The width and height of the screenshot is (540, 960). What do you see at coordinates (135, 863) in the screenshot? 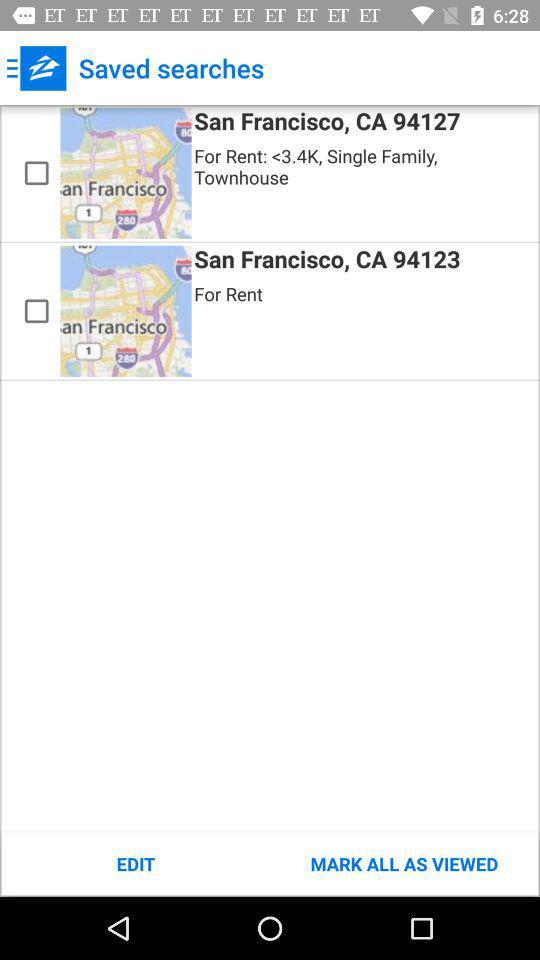
I see `the edit item` at bounding box center [135, 863].